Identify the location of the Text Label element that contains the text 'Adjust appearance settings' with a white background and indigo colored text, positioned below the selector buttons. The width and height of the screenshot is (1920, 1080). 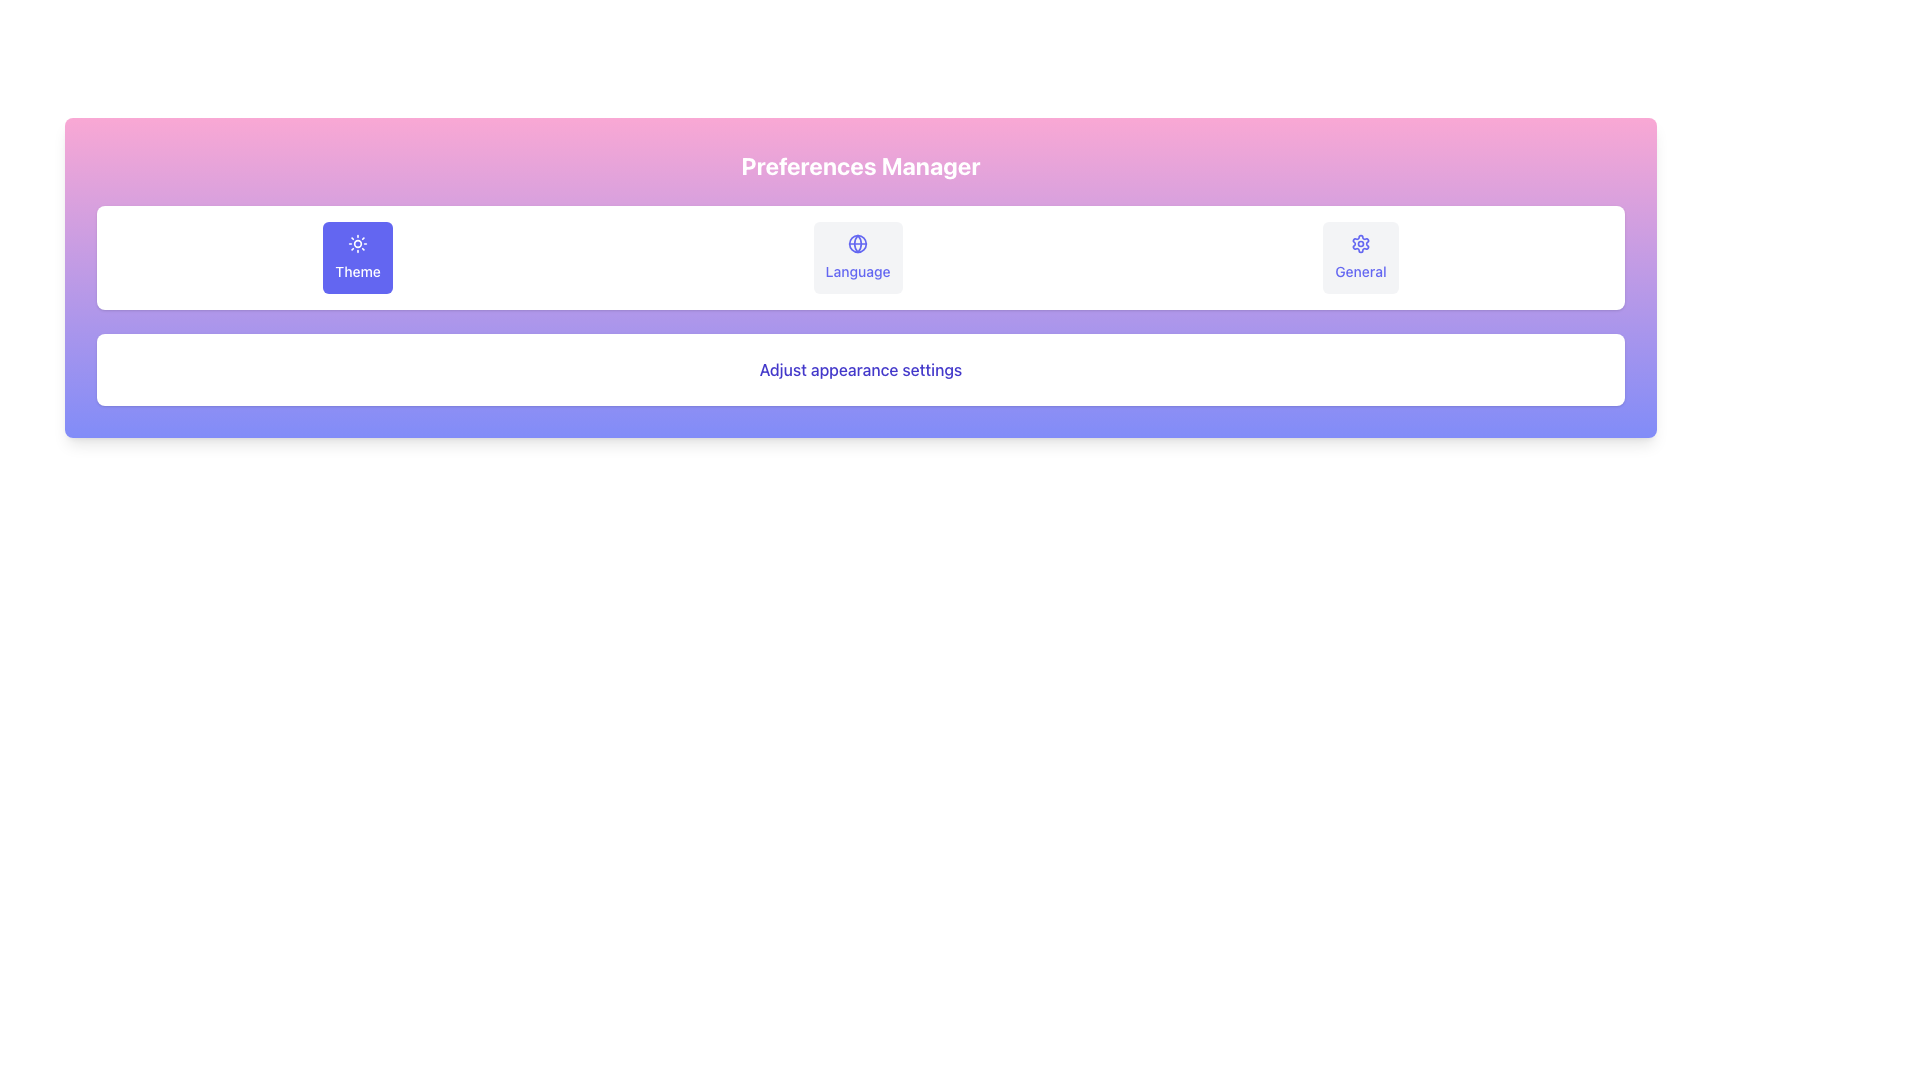
(860, 370).